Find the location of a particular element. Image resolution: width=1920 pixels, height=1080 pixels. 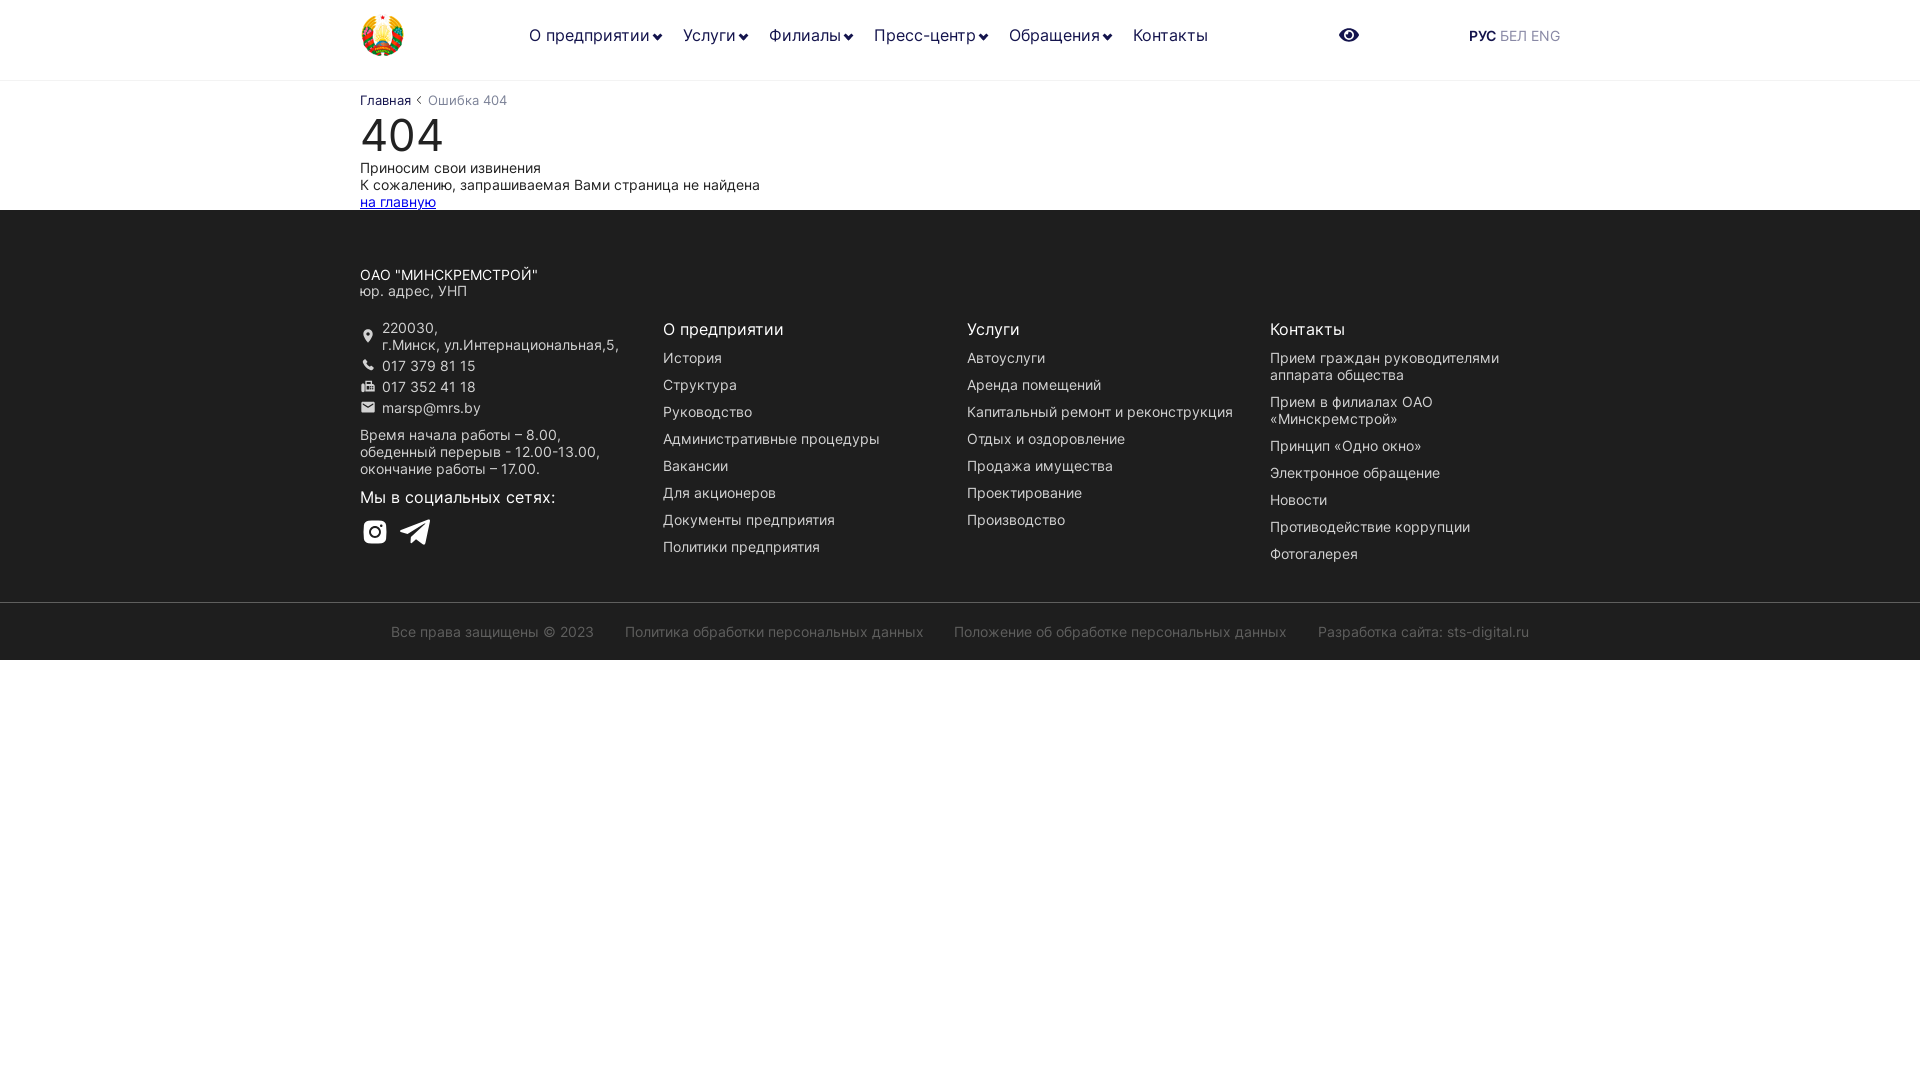

'marsp@mrs.by' is located at coordinates (430, 406).